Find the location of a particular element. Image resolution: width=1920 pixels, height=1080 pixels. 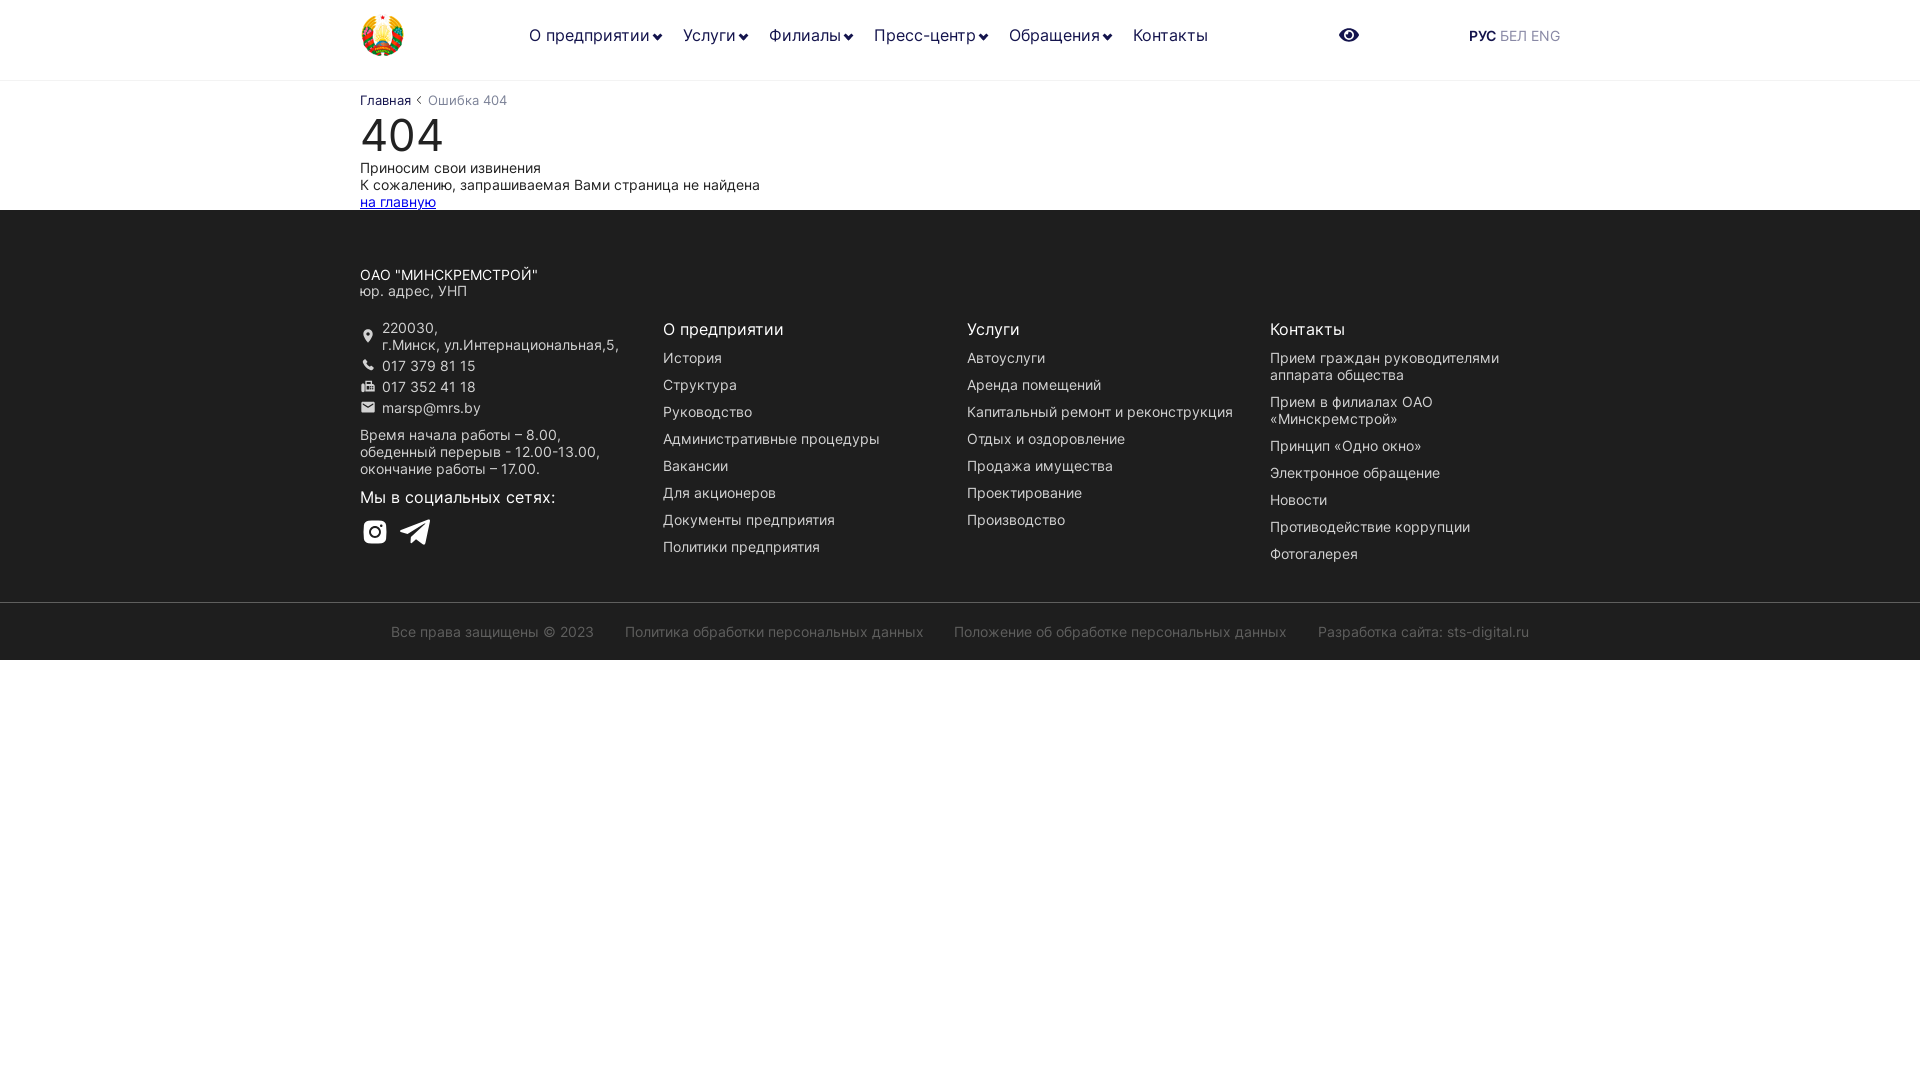

'marsp@mrs.by' is located at coordinates (430, 406).